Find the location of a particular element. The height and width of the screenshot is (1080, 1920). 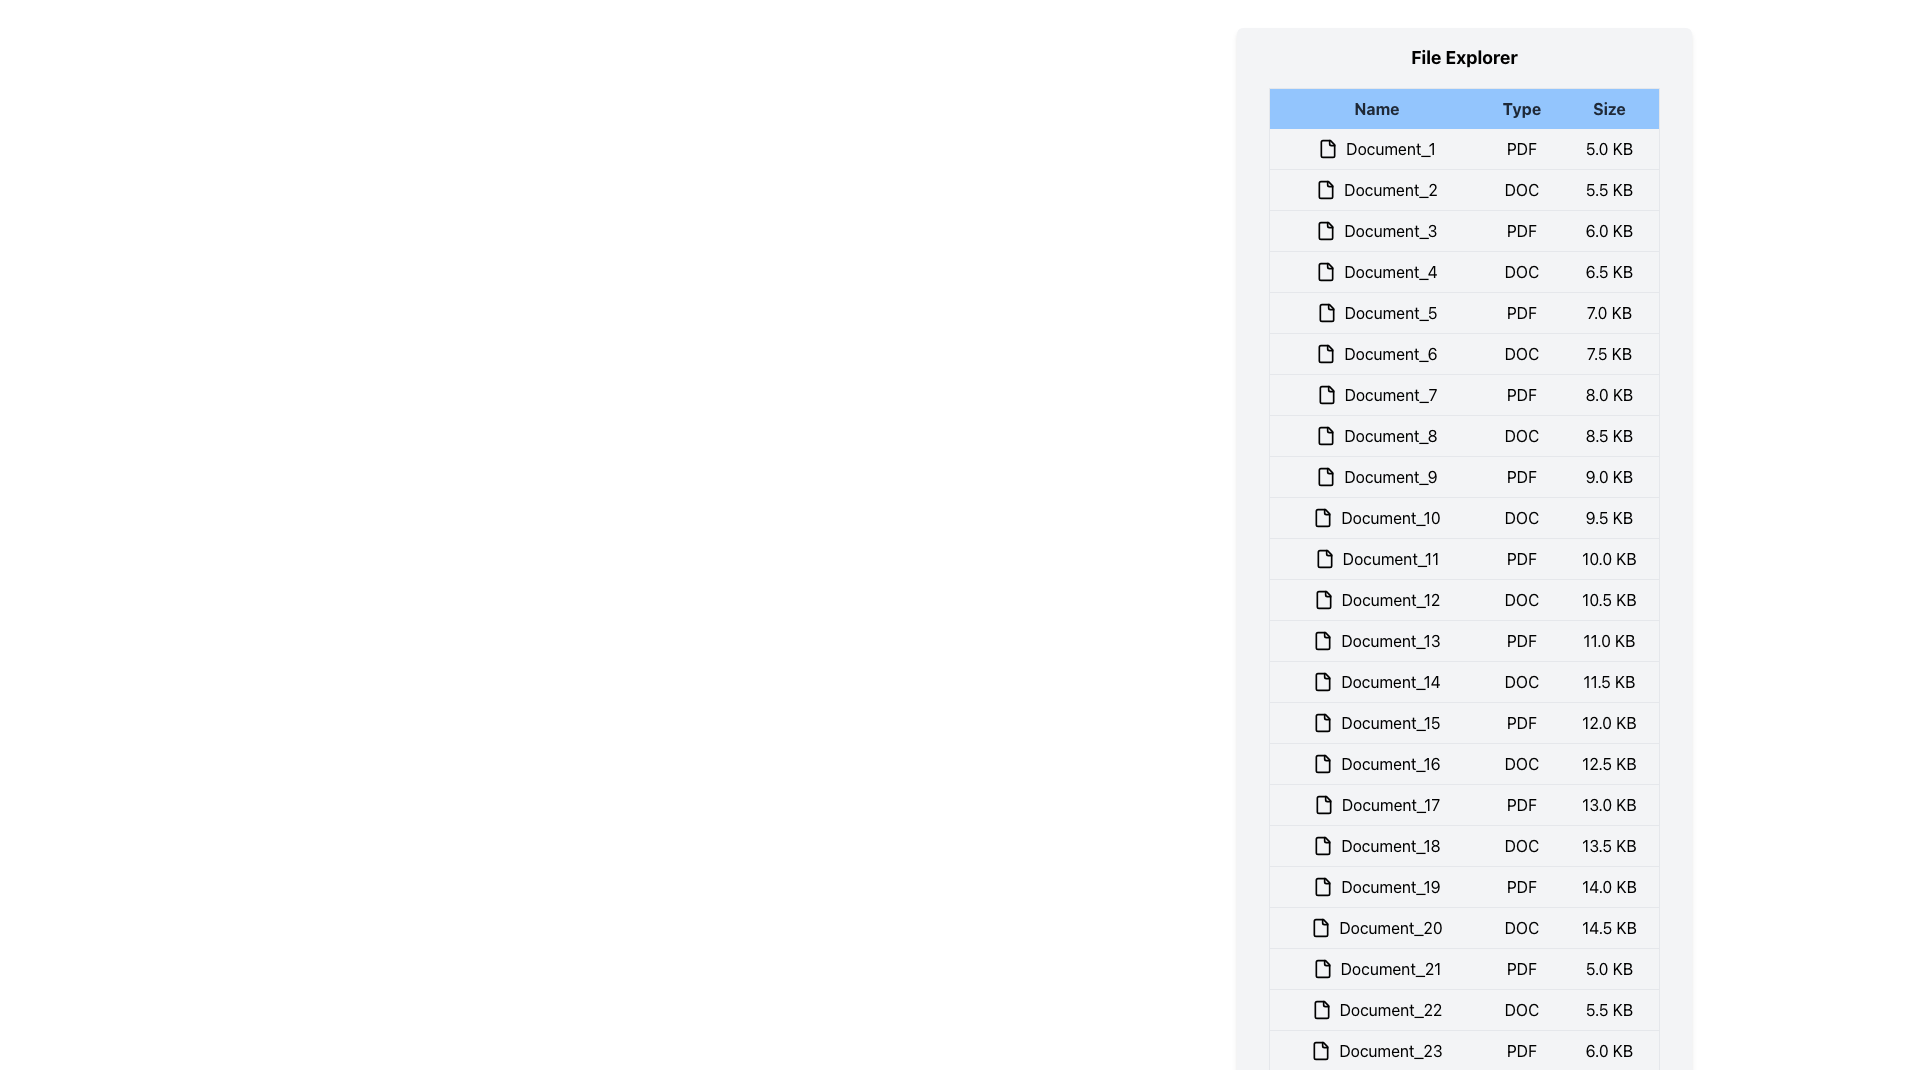

the 'Size' label, which is a bold text label located in the header row of a table, specifically the third column, aligned to the right of 'Name' and 'Type' is located at coordinates (1609, 108).